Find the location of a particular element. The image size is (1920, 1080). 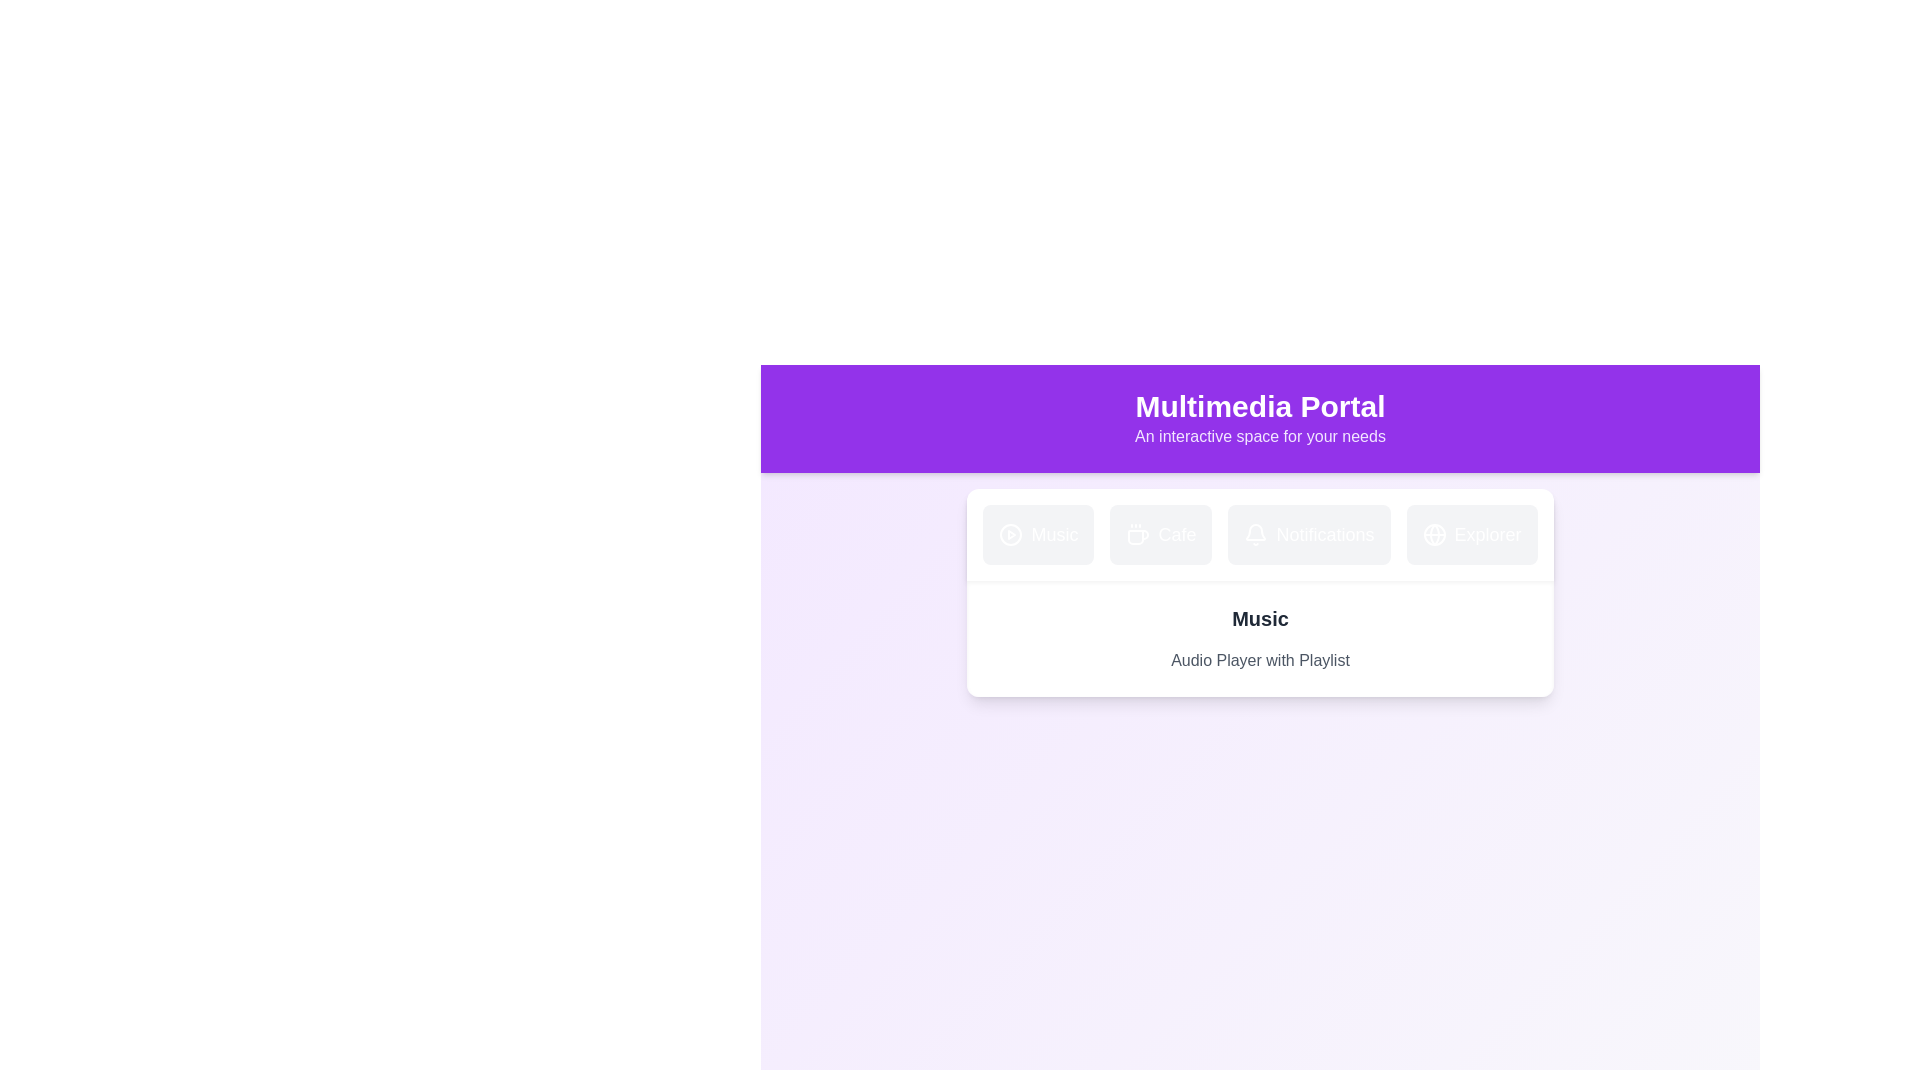

the 'Notifications' button is located at coordinates (1309, 534).